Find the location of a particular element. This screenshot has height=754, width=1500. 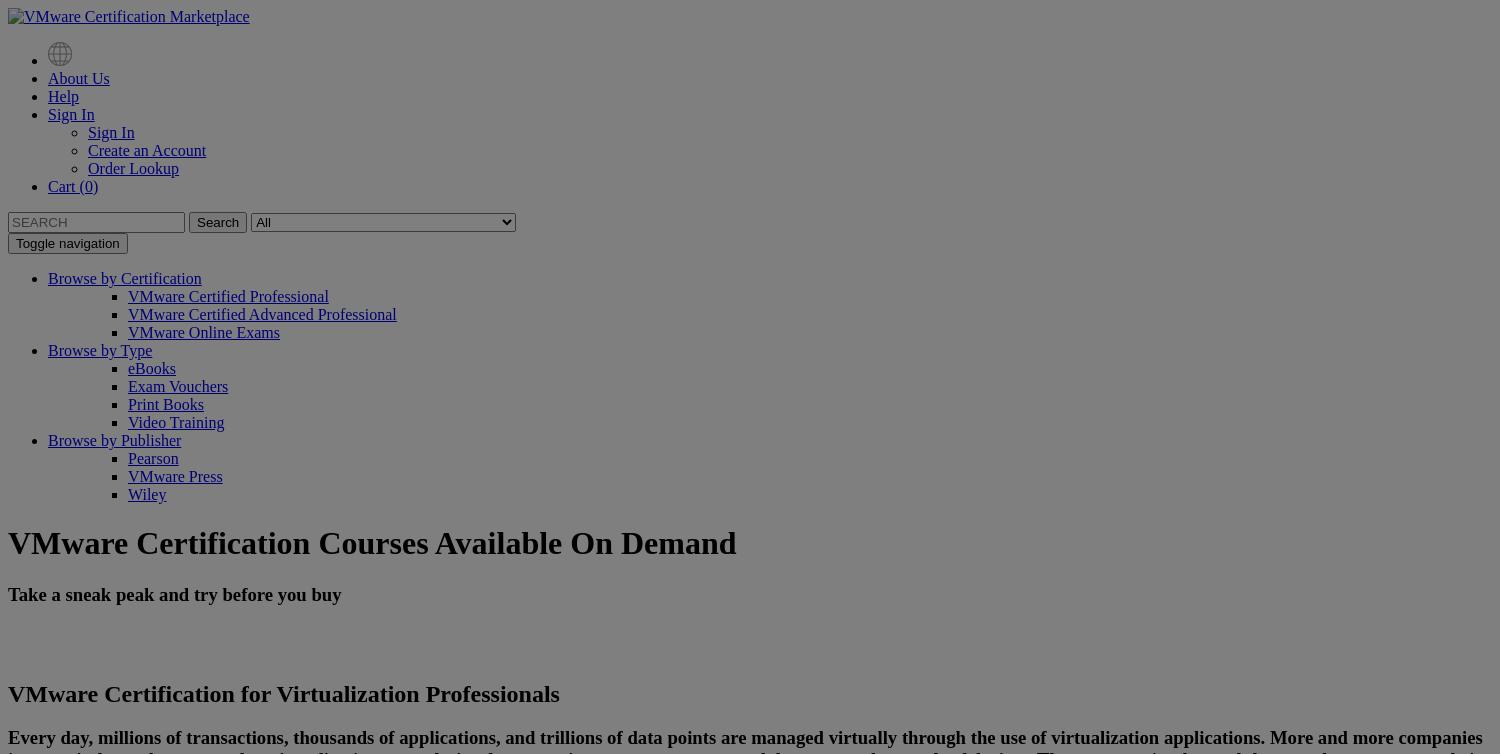

'Search' is located at coordinates (216, 221).